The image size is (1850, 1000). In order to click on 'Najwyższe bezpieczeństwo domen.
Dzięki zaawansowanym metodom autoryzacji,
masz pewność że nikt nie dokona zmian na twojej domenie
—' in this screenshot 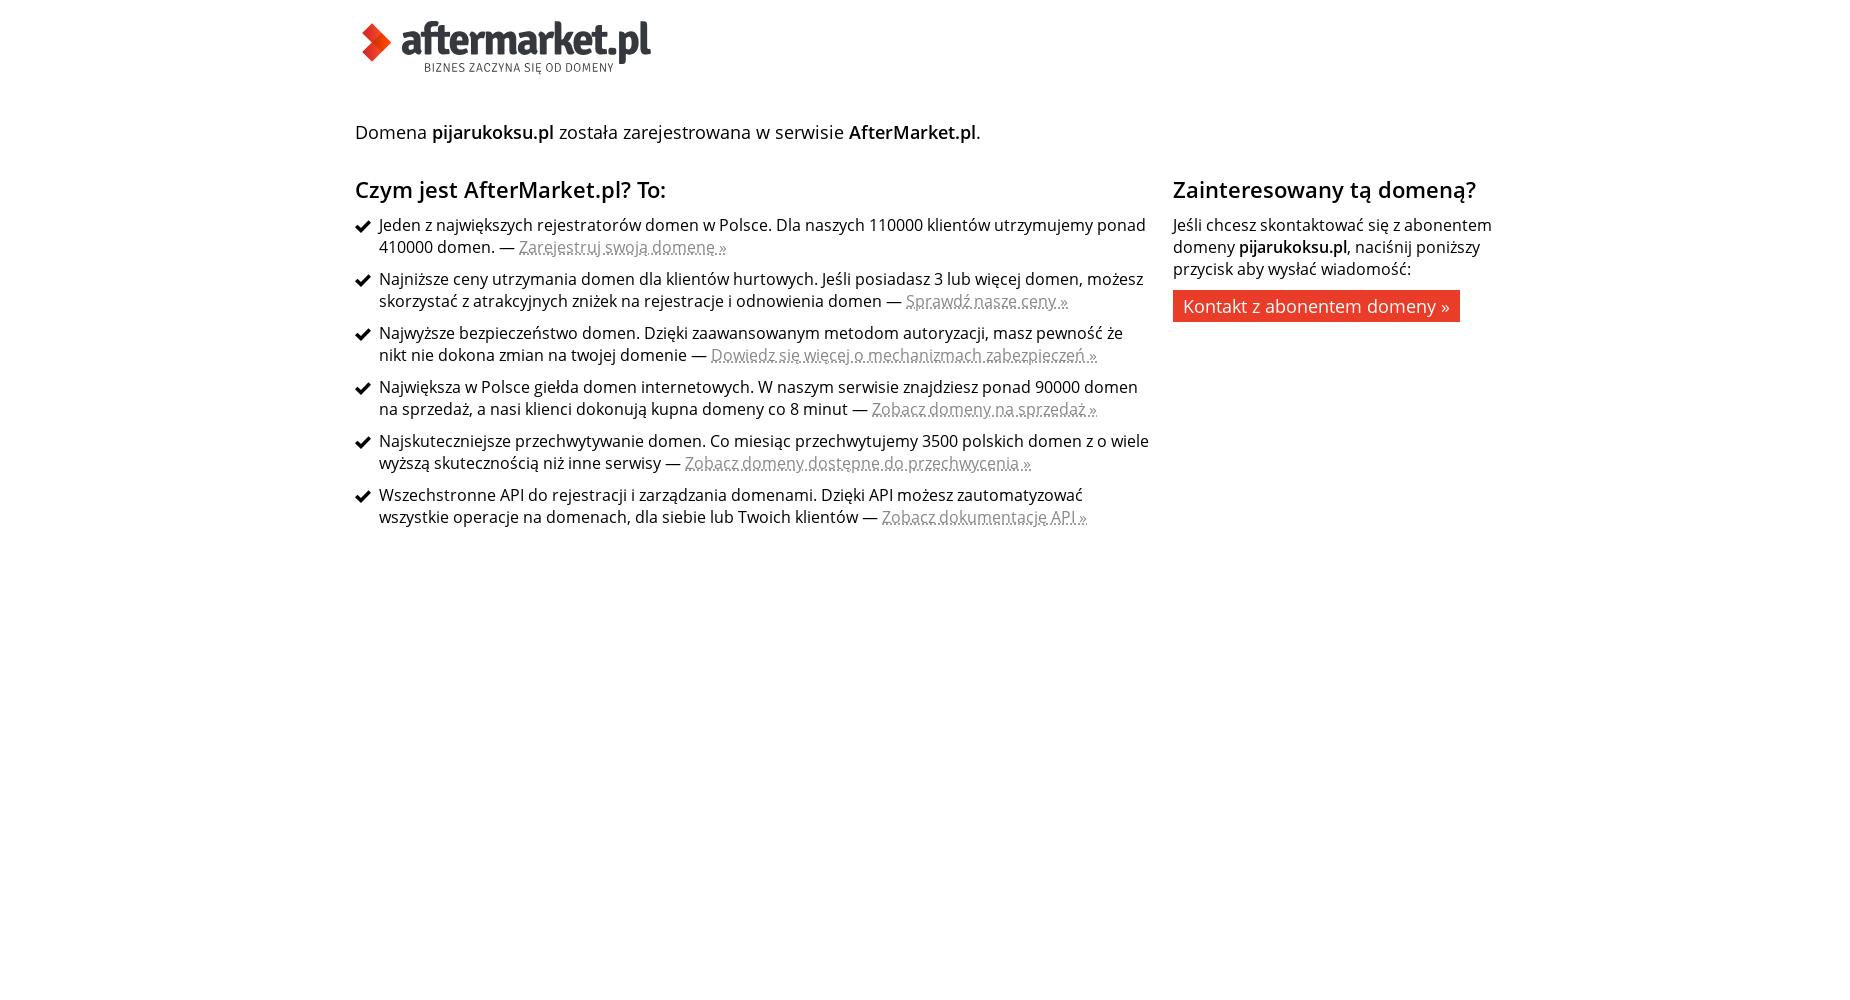, I will do `click(750, 343)`.